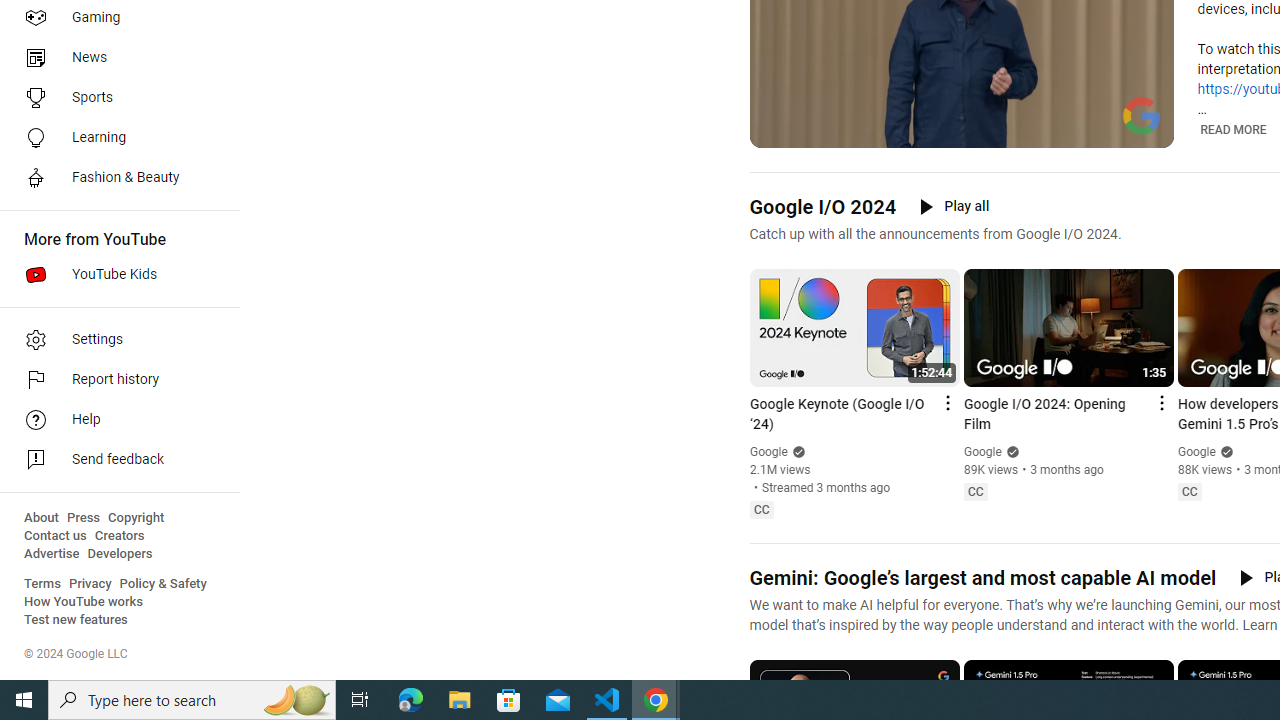 The image size is (1280, 720). I want to click on 'News', so click(112, 56).